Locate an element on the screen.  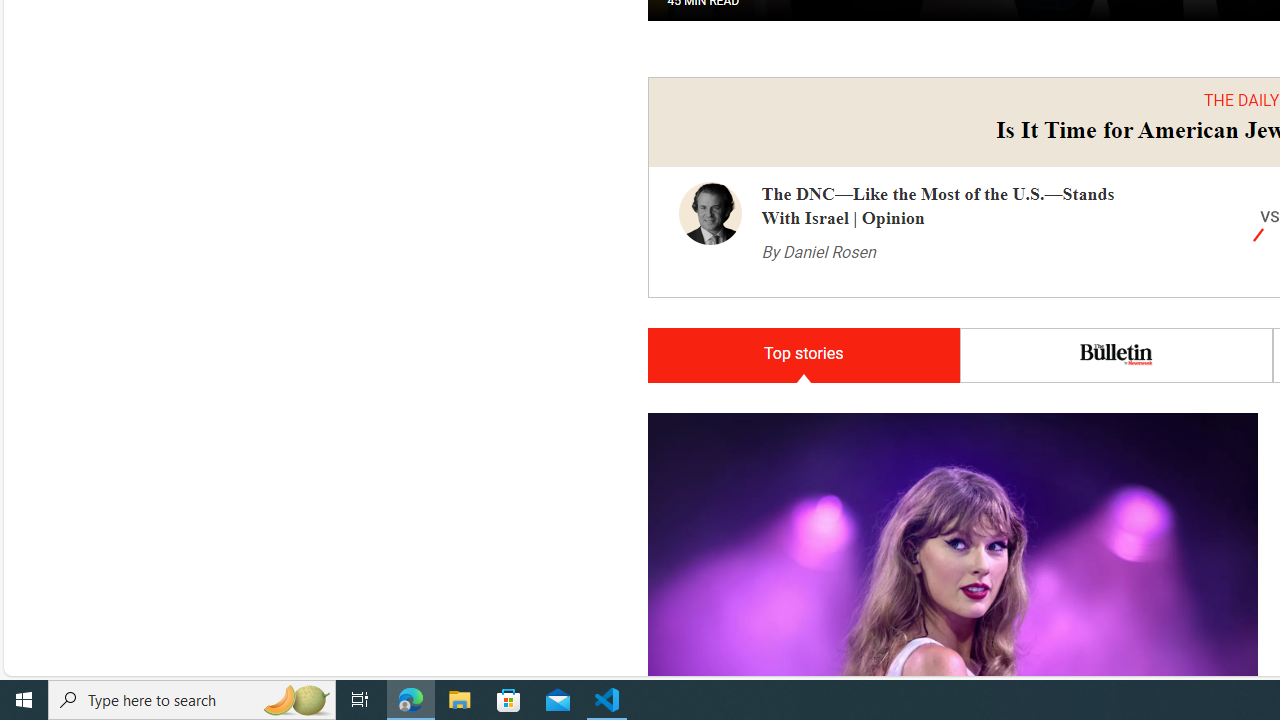
'Visual Studio Code - 1 running window' is located at coordinates (606, 698).